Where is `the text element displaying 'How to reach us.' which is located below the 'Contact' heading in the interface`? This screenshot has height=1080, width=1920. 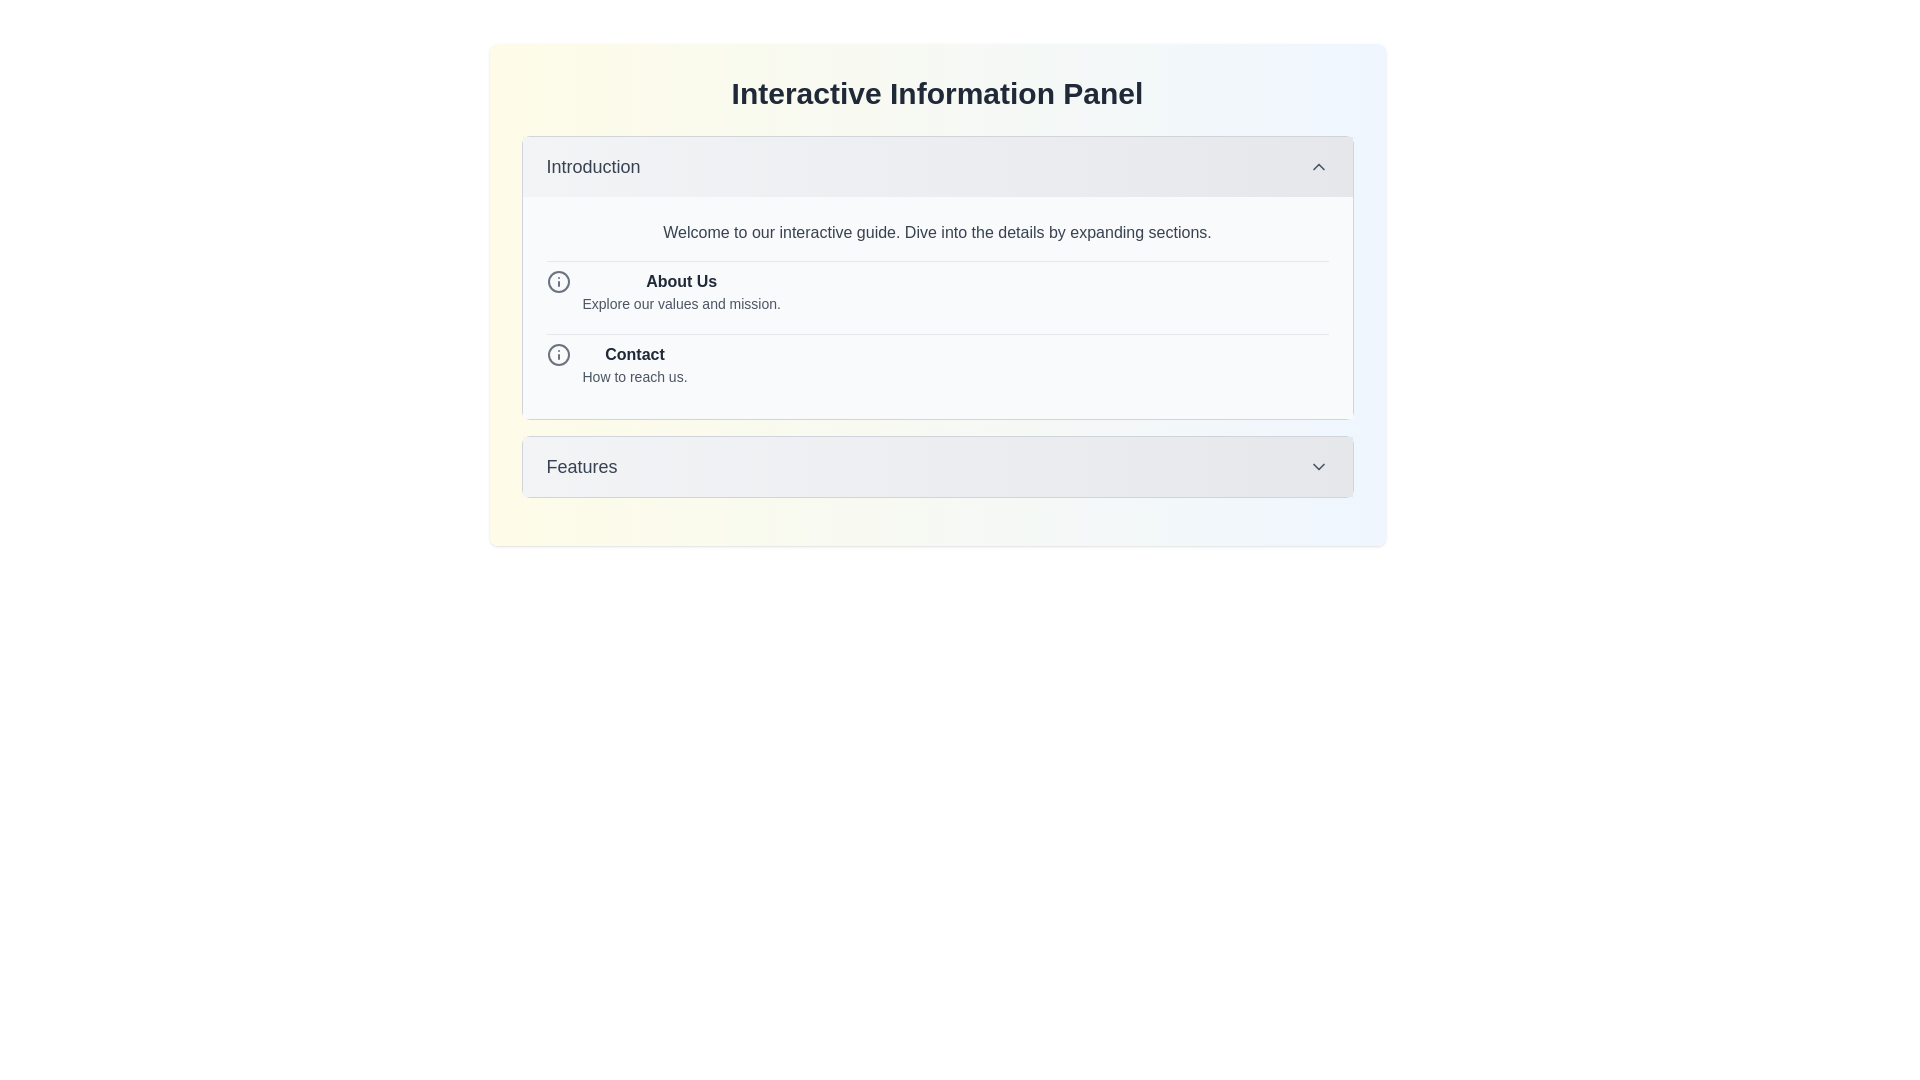
the text element displaying 'How to reach us.' which is located below the 'Contact' heading in the interface is located at coordinates (633, 377).